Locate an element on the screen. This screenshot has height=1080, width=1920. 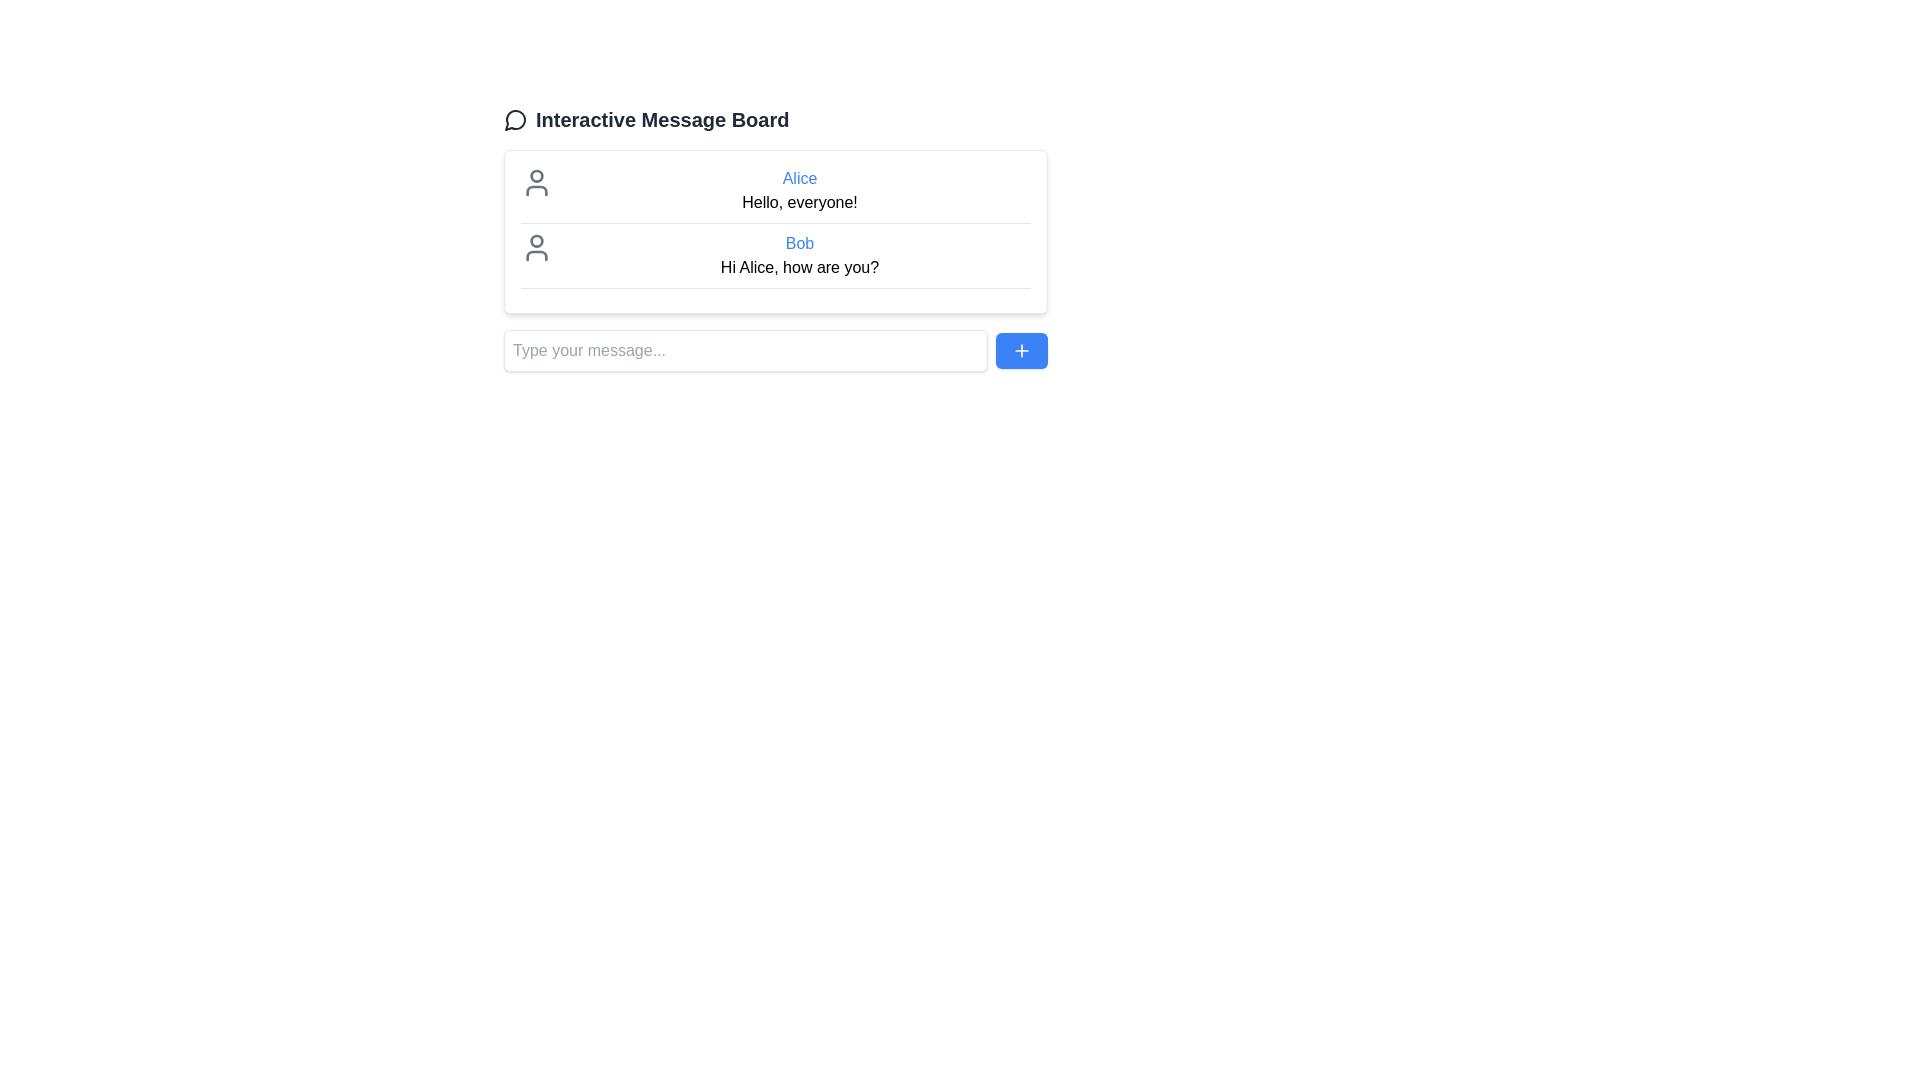
the label containing the text 'Bob', which is styled in blue font and indicates the sender's name in the chat interface is located at coordinates (800, 242).